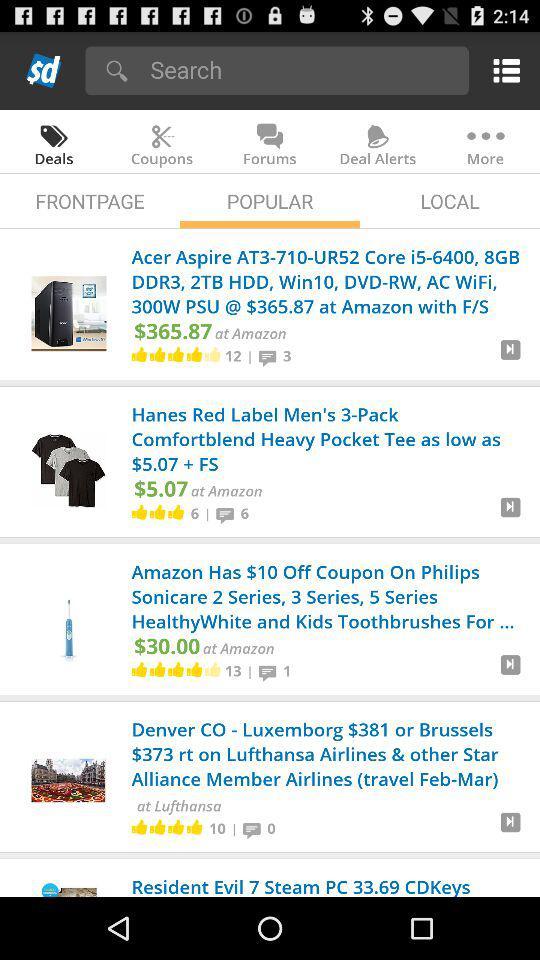 This screenshot has height=960, width=540. I want to click on the icon next to 12 item, so click(250, 356).